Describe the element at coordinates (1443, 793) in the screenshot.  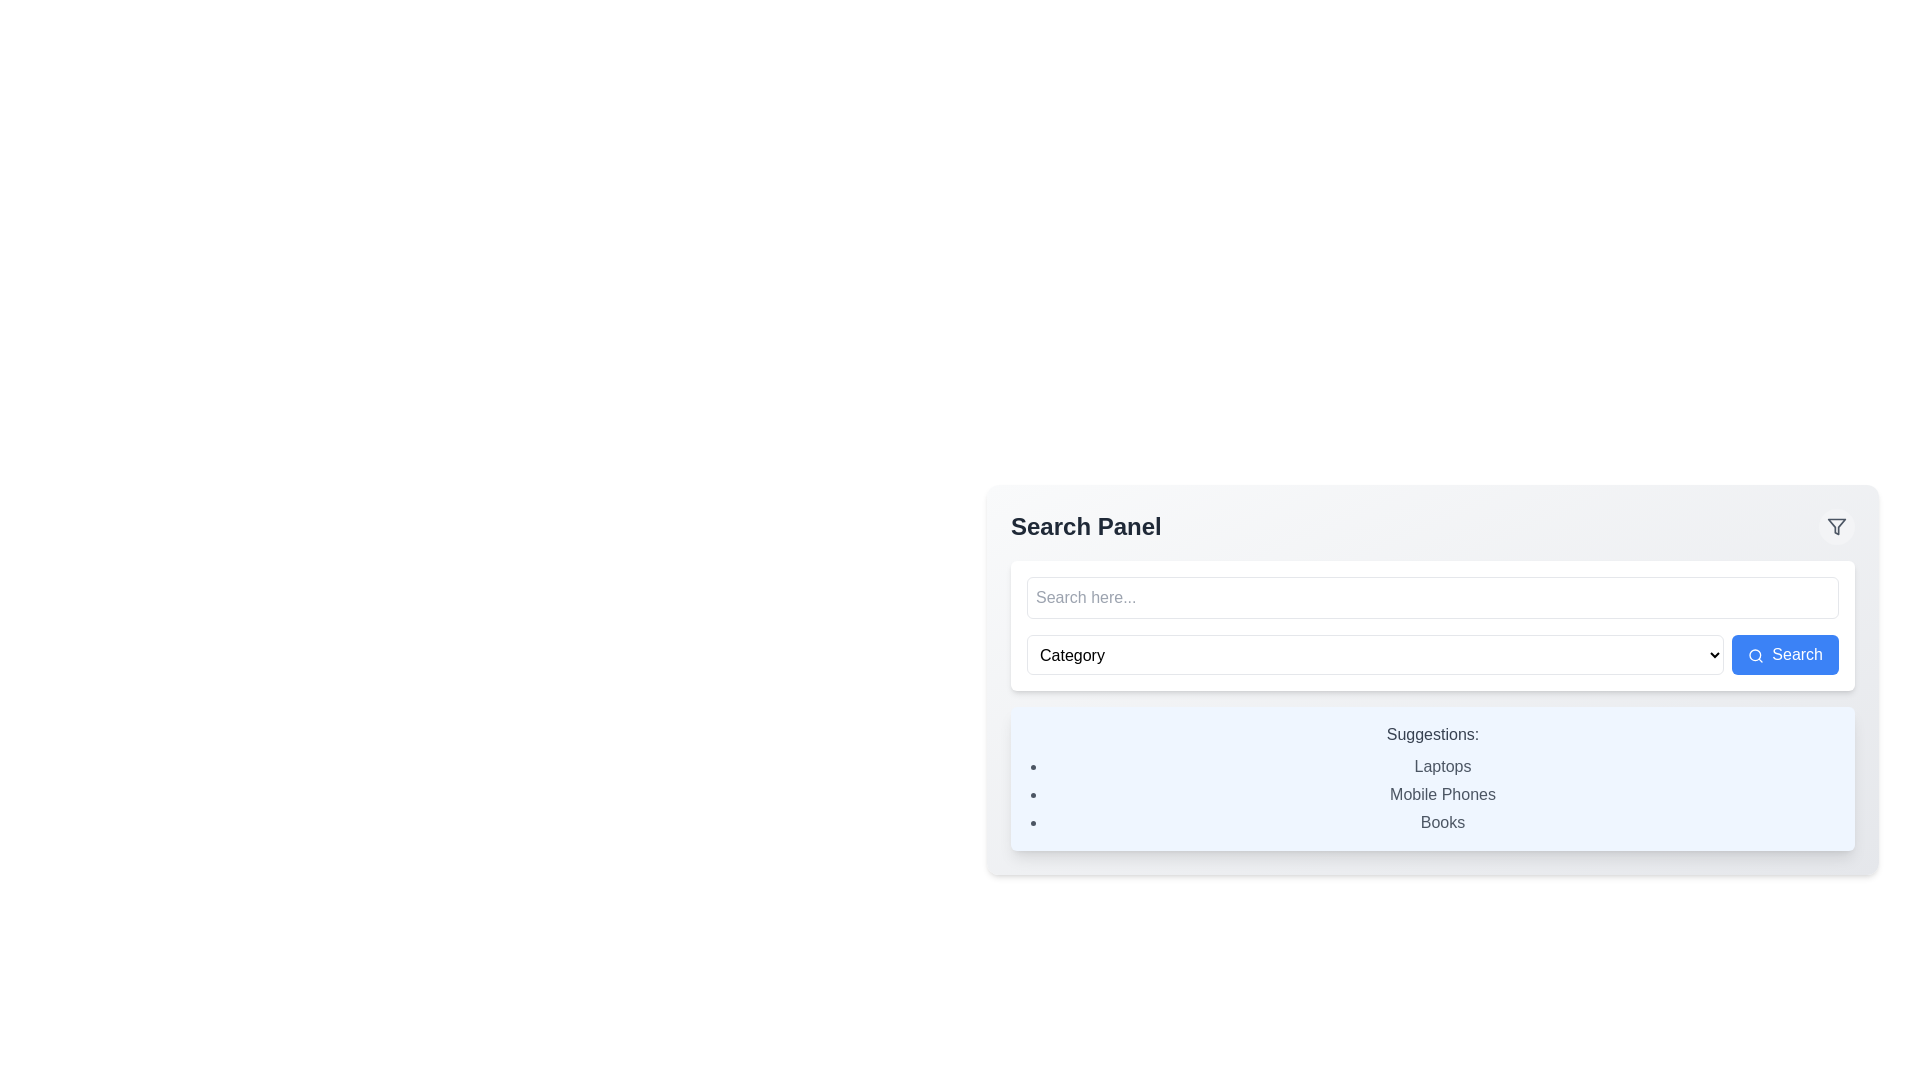
I see `the text item displaying 'Mobile Phones' located in the Suggestions section, which is the second item in a vertical list of three, between 'Laptops' and 'Books'` at that location.